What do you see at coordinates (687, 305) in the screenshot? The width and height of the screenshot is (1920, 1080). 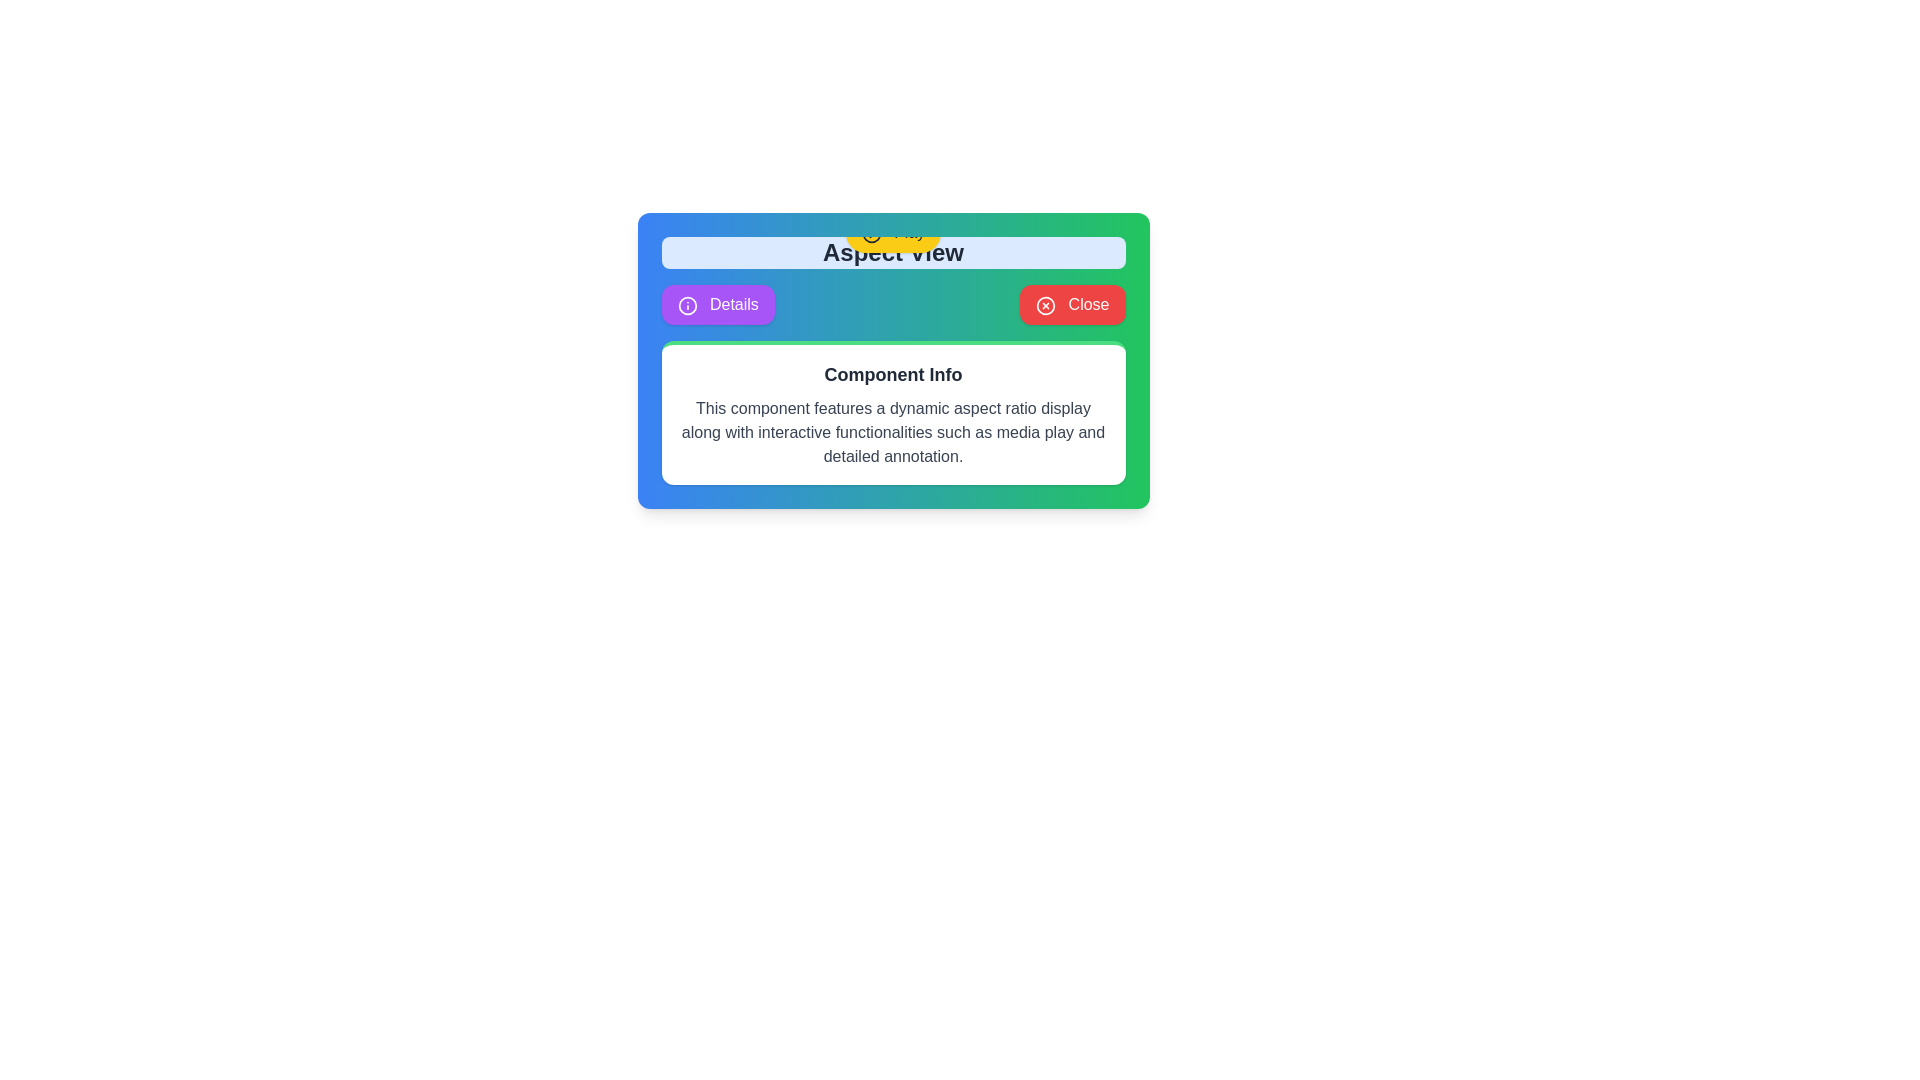 I see `the Information Icon located on the left side of the 'Details' button` at bounding box center [687, 305].